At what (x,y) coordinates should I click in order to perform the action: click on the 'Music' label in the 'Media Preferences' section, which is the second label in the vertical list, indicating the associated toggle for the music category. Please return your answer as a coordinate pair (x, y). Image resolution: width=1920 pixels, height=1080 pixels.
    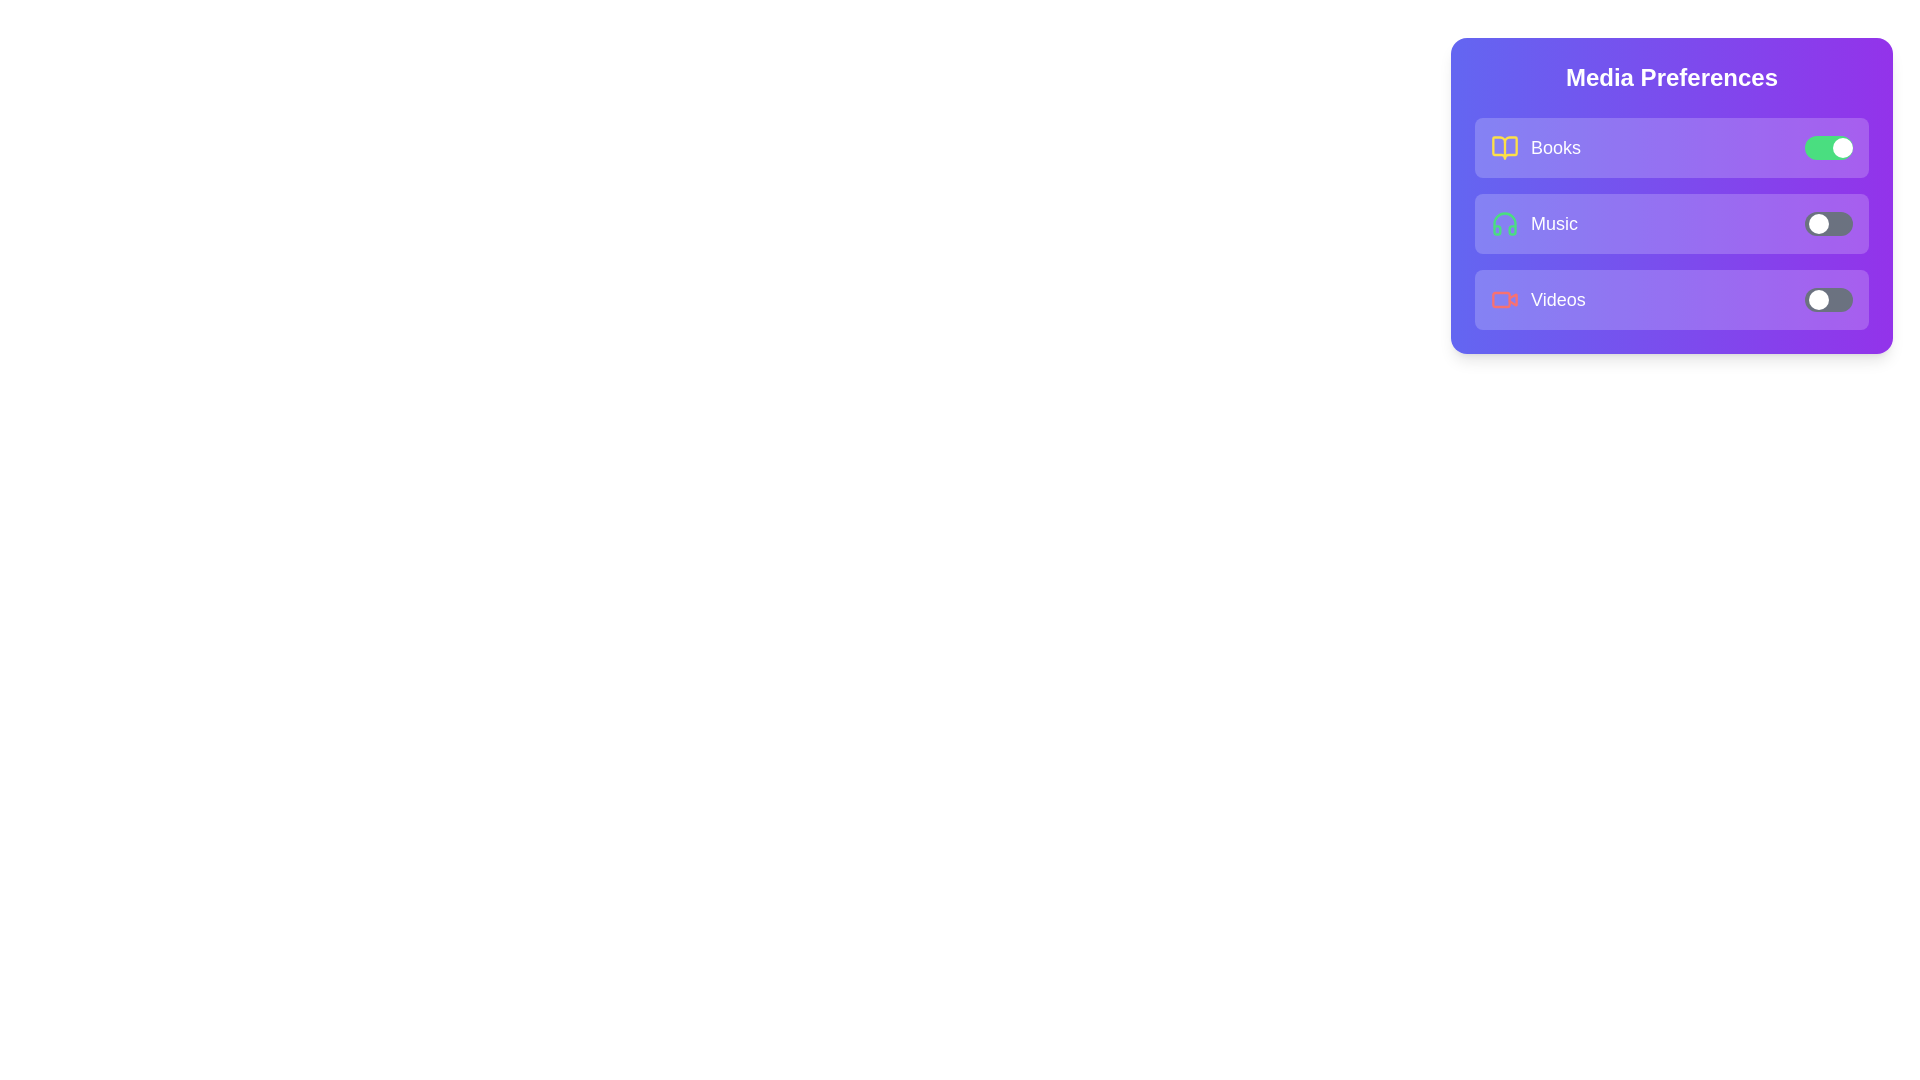
    Looking at the image, I should click on (1553, 223).